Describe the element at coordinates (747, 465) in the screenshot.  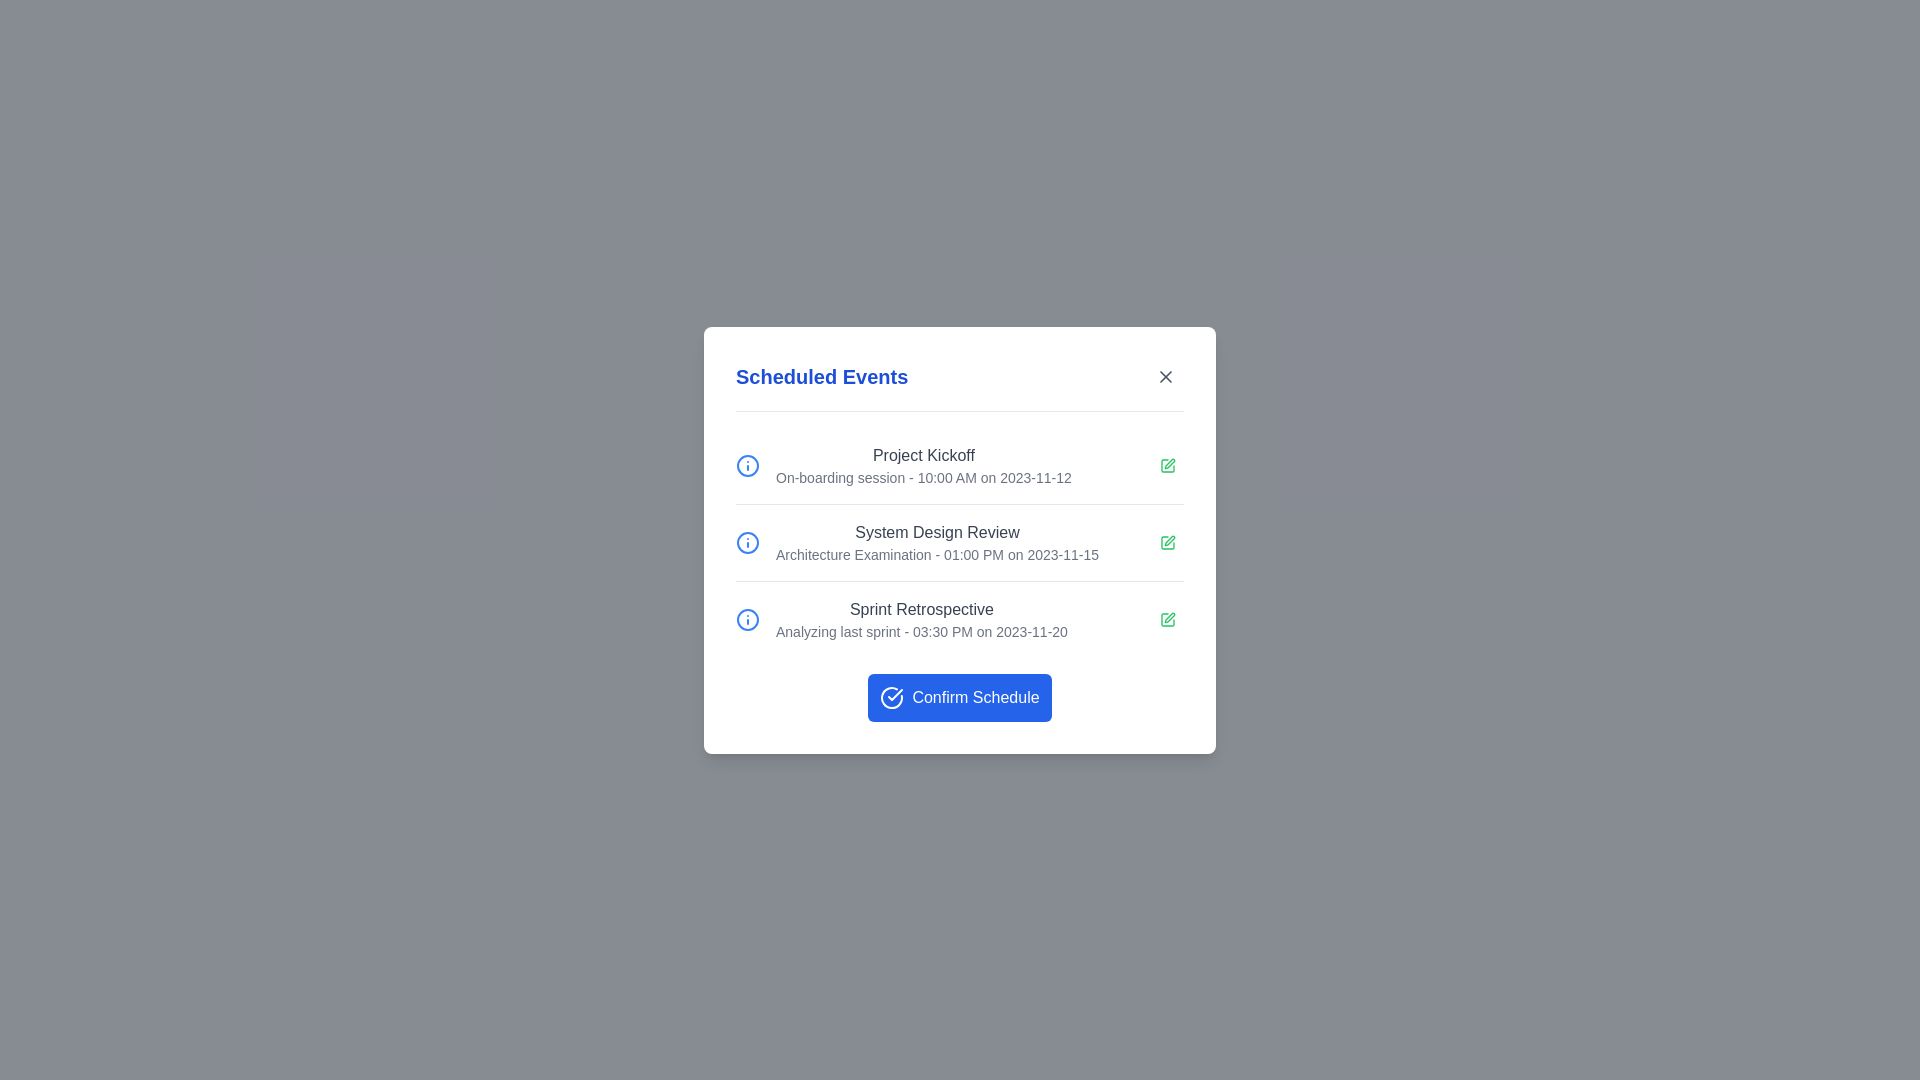
I see `the information icon for Project Kickoff to view more details` at that location.